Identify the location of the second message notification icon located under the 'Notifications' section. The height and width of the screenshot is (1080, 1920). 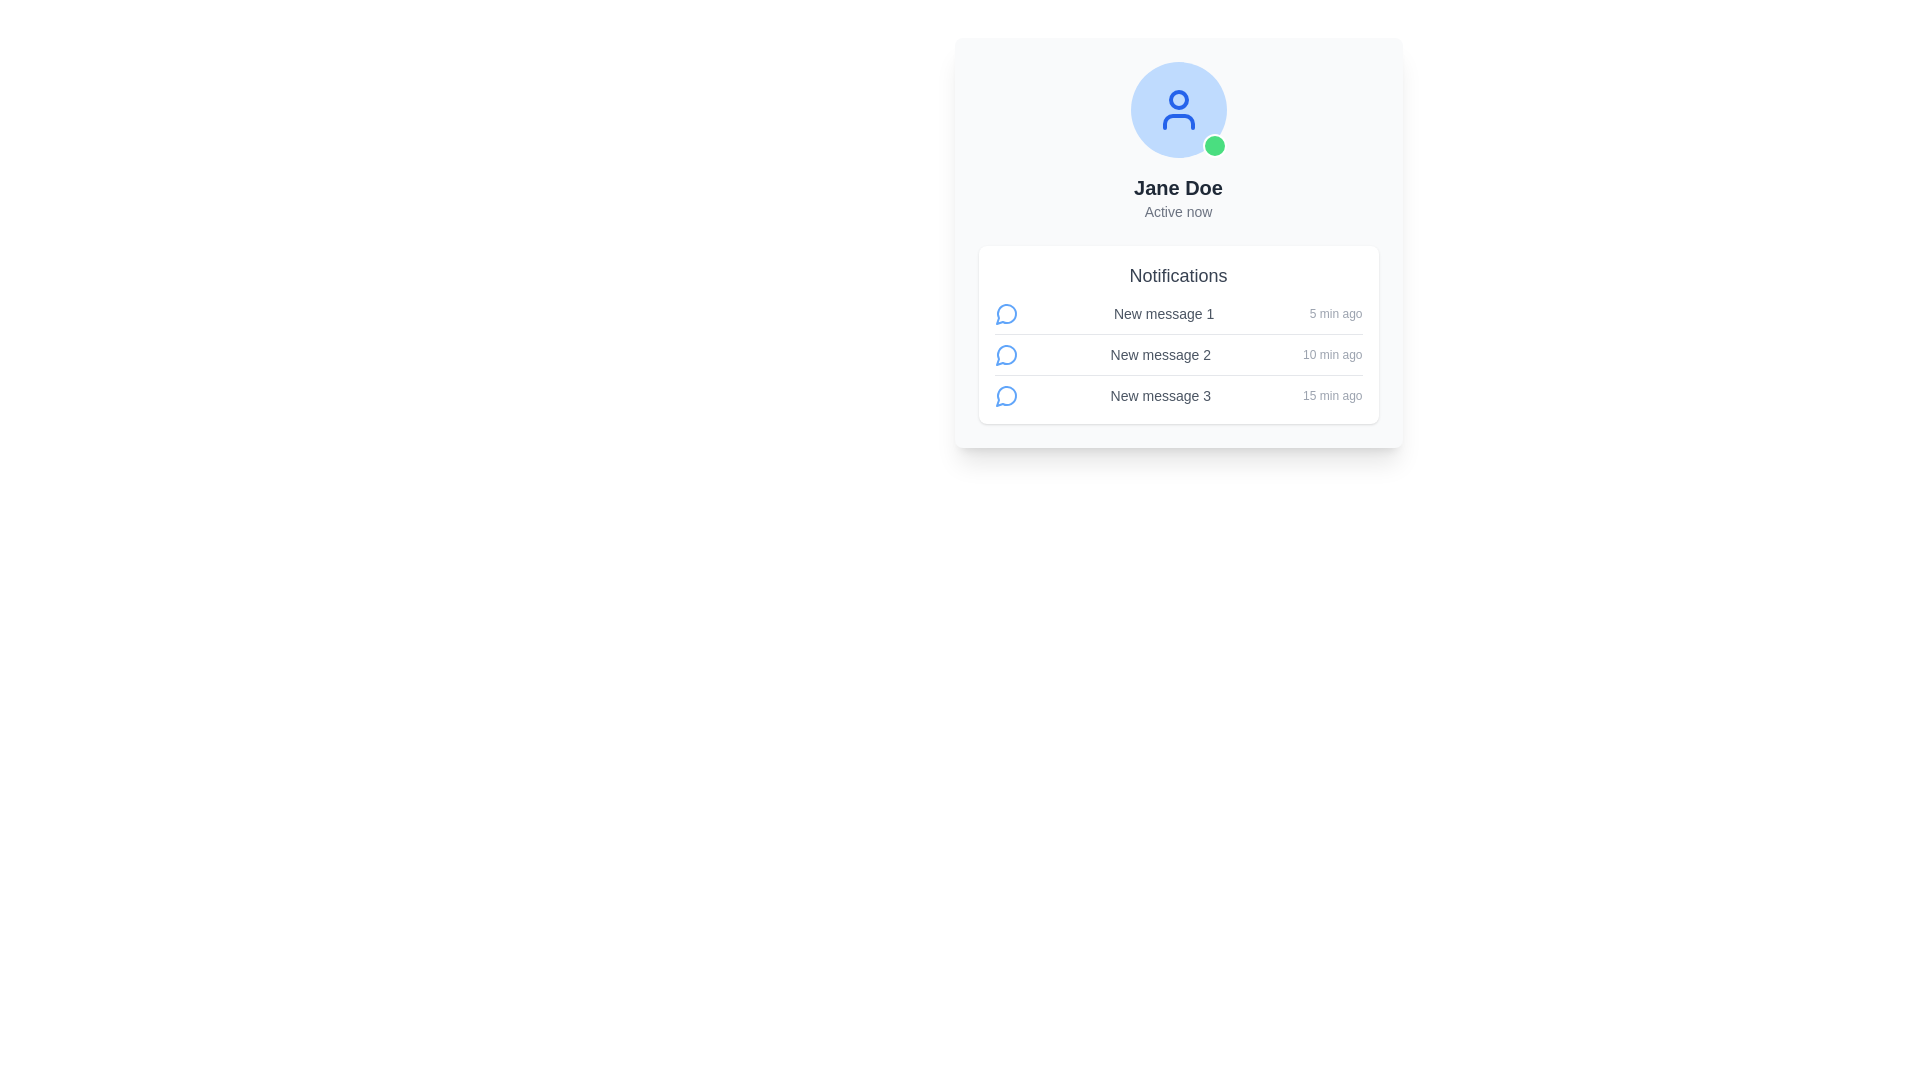
(1006, 353).